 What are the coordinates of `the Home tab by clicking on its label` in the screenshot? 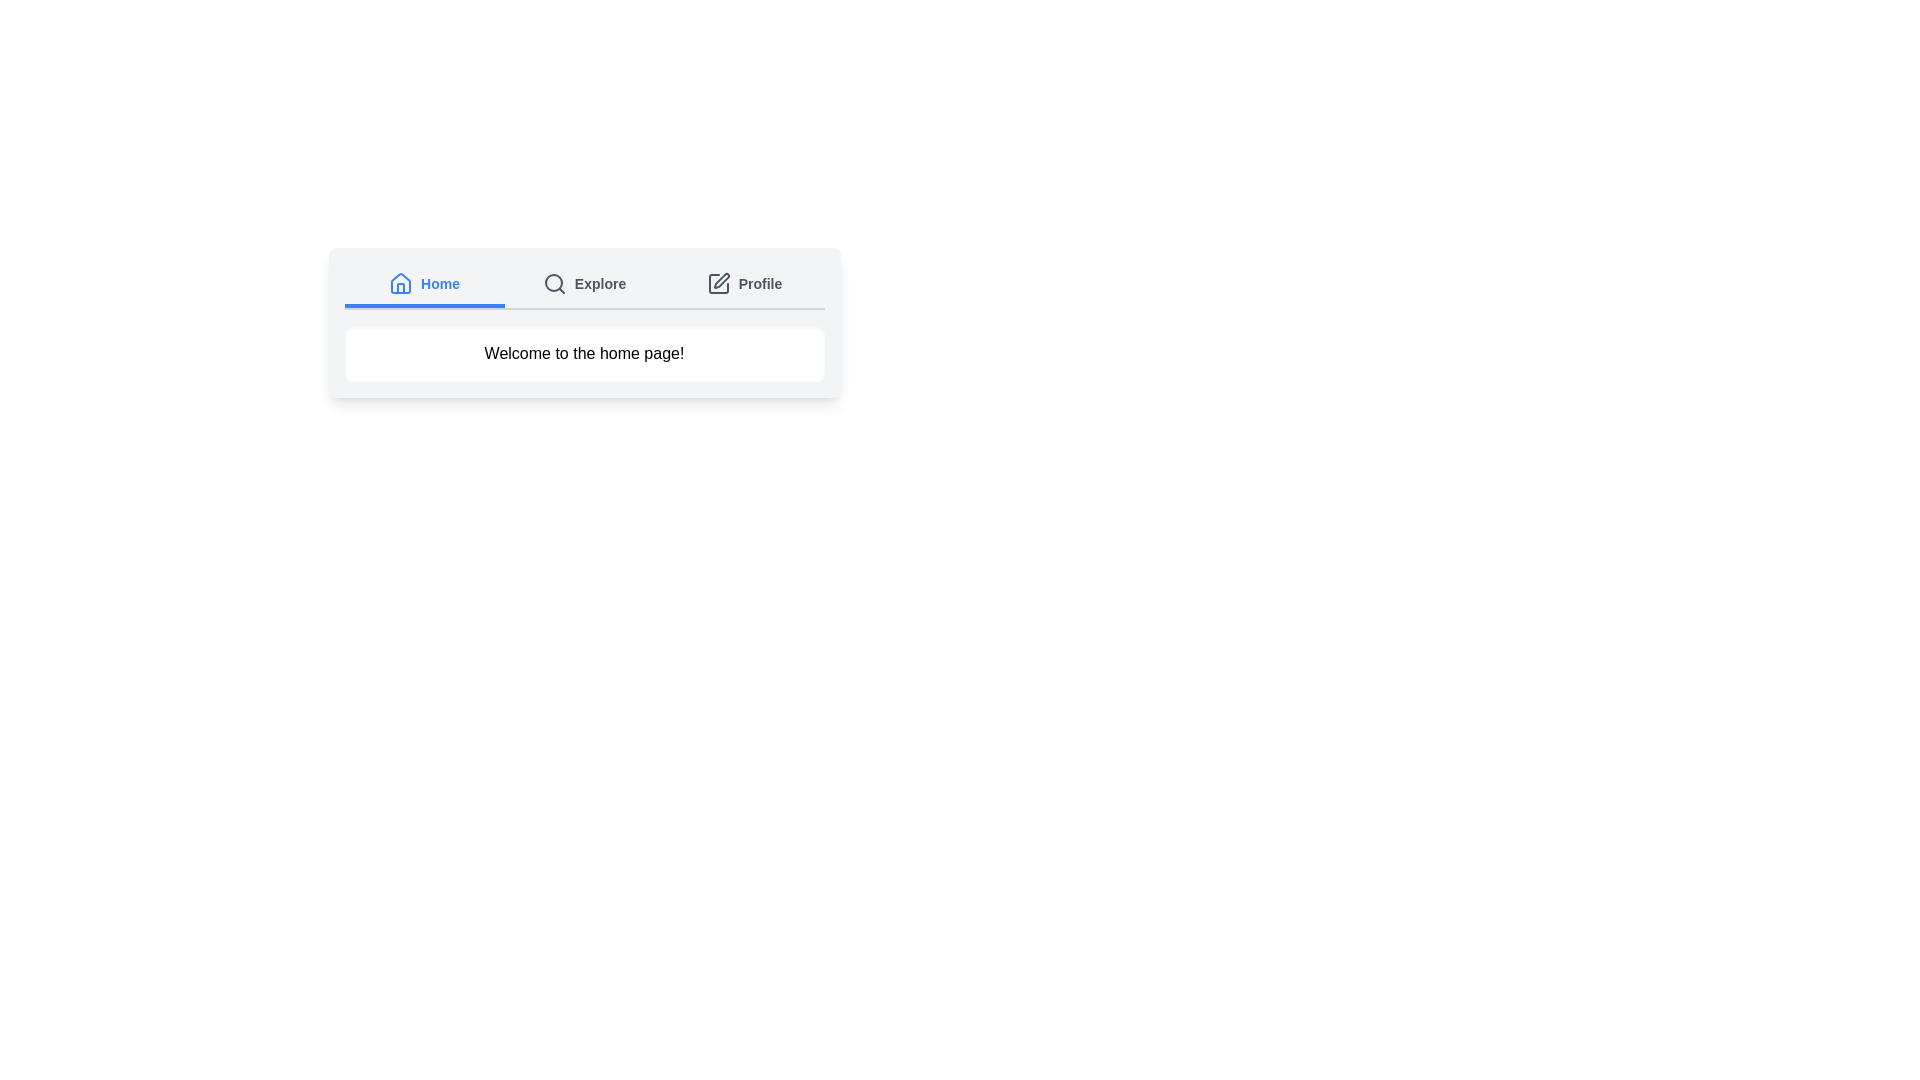 It's located at (423, 285).